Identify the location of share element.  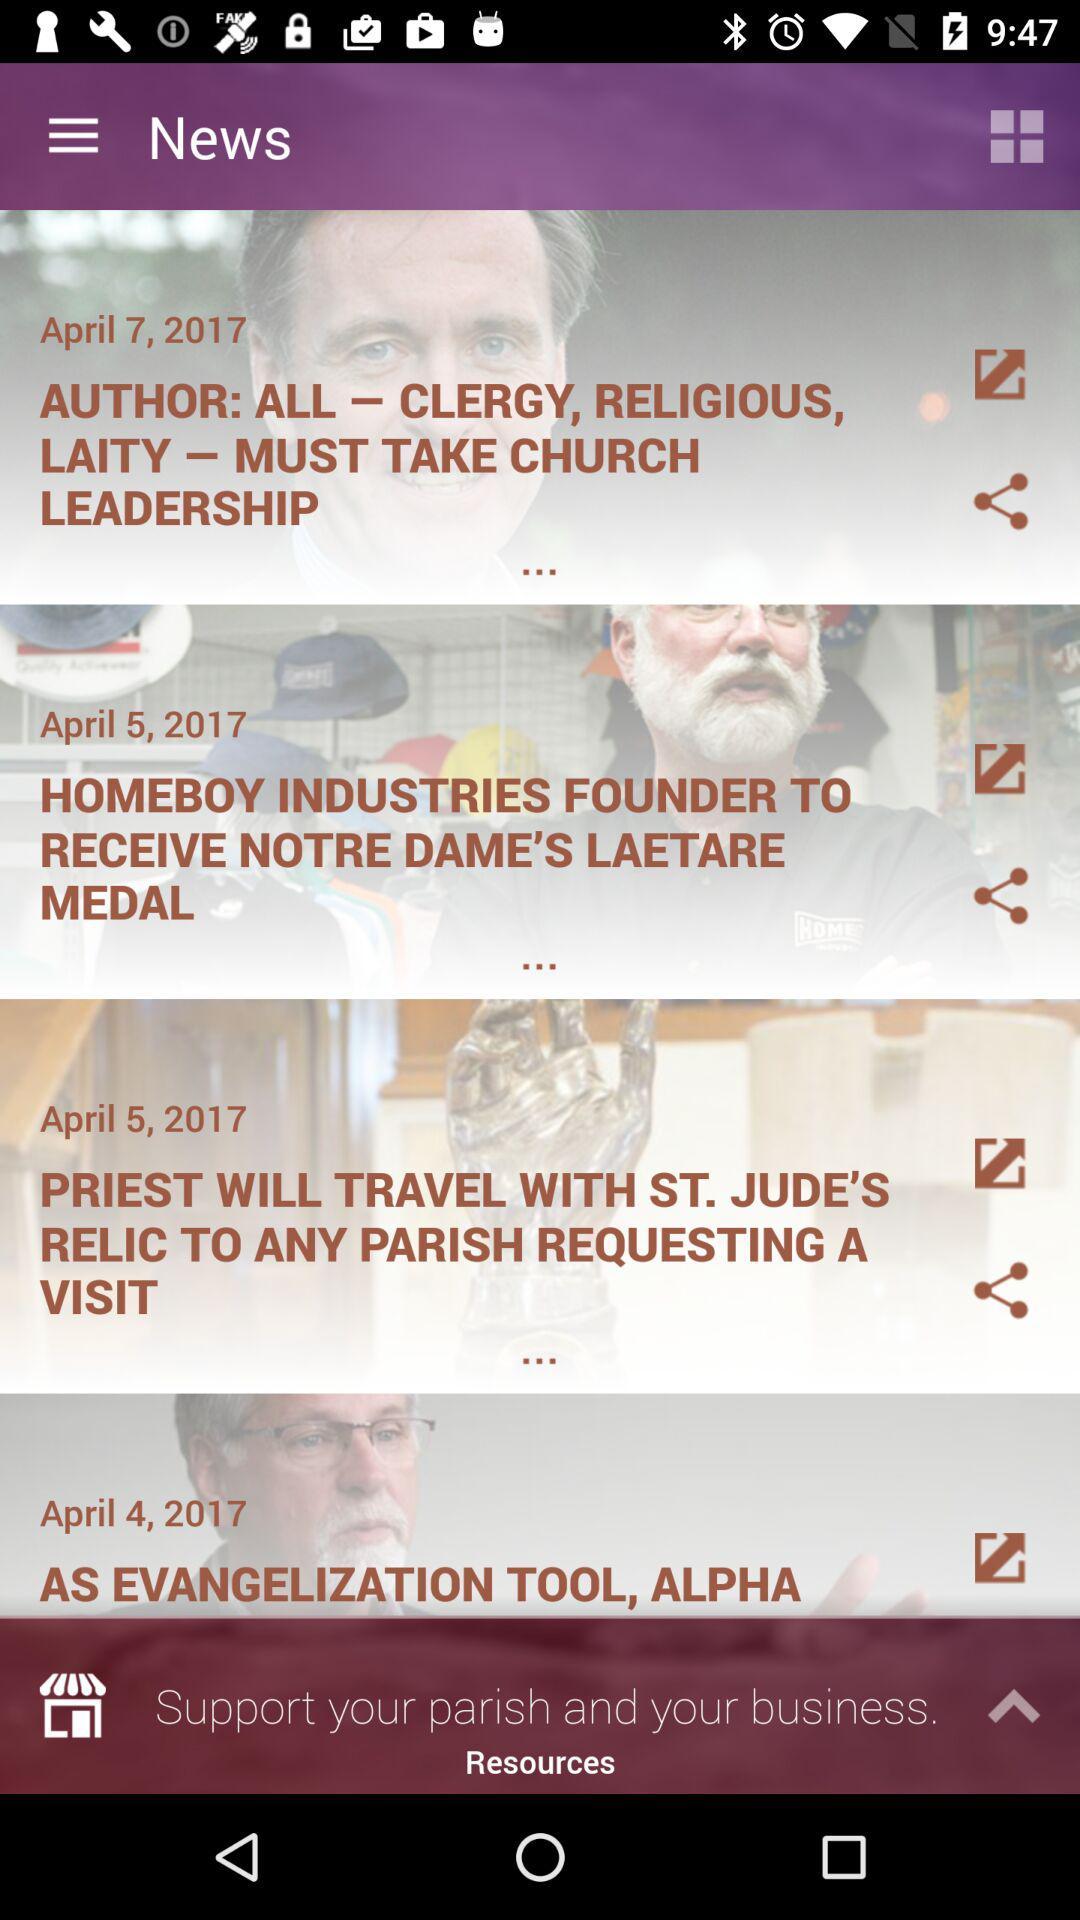
(976, 872).